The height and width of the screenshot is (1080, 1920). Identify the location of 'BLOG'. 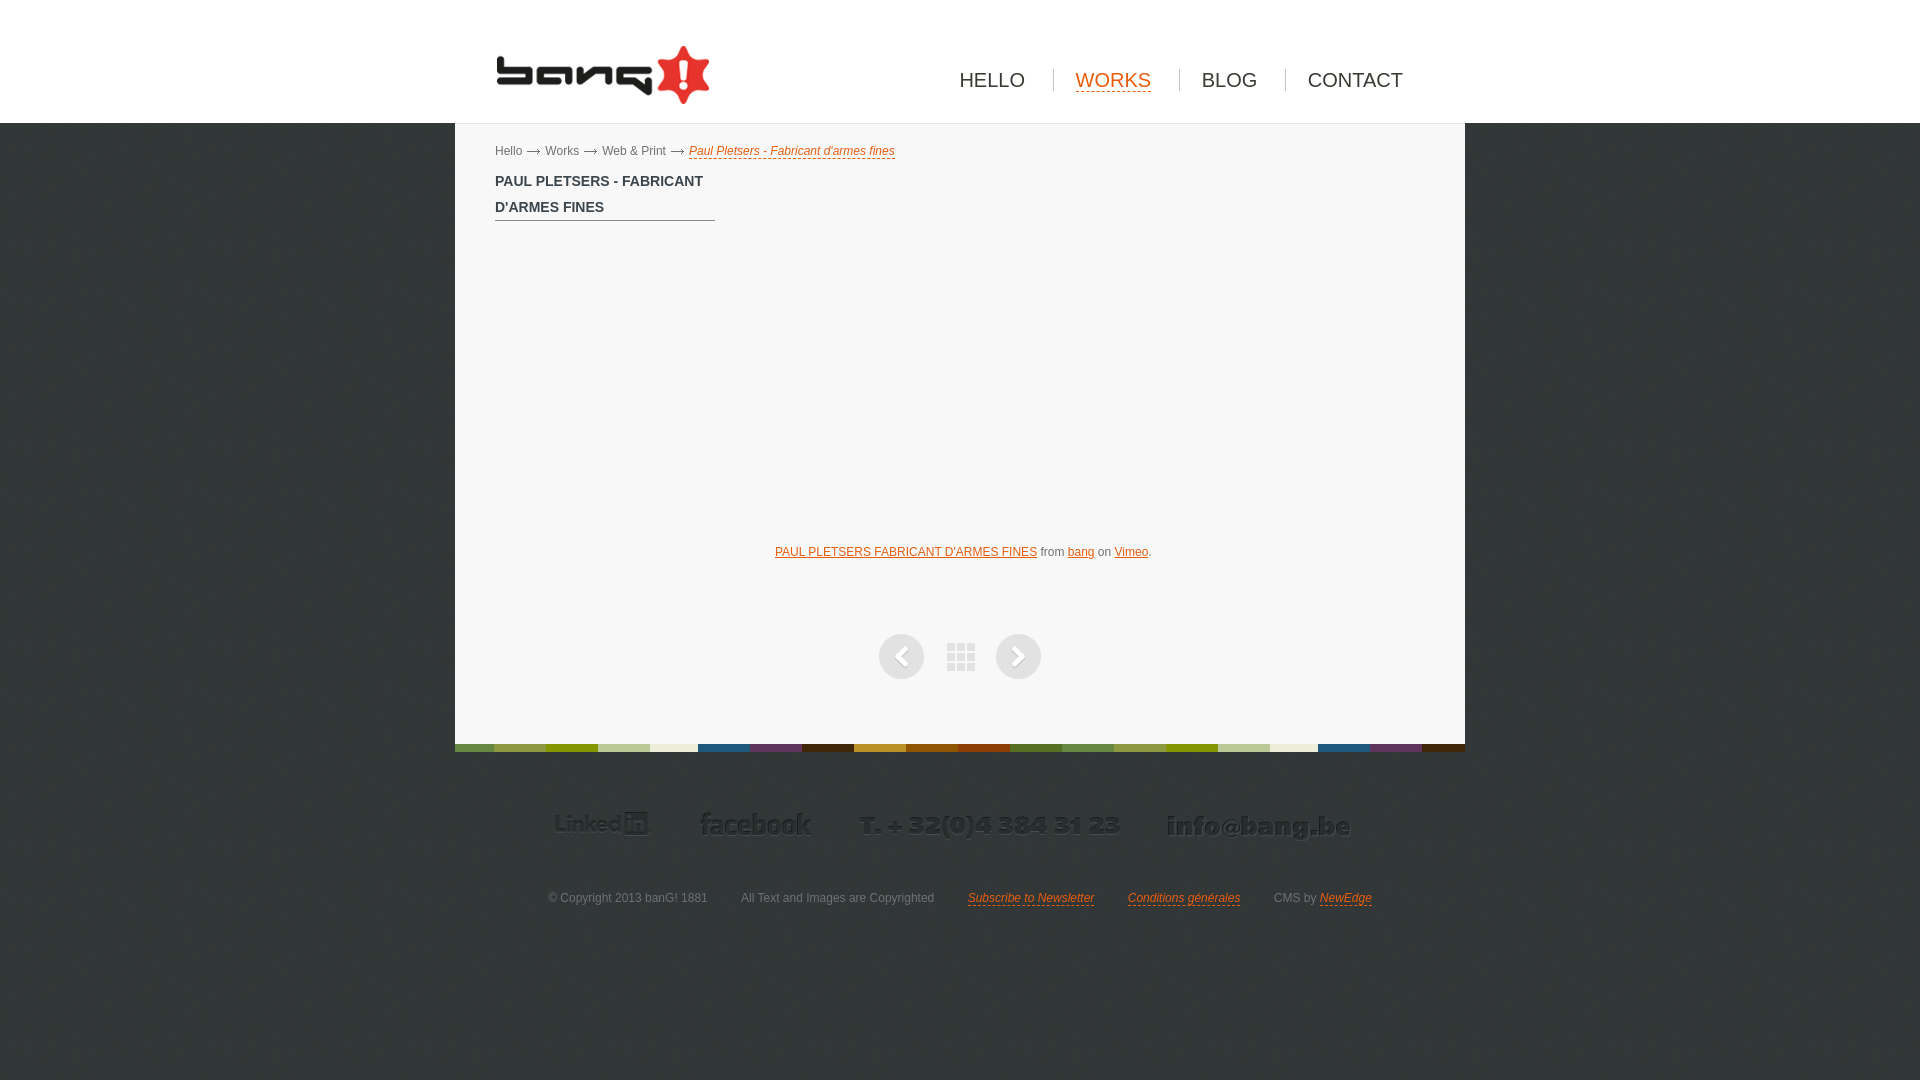
(1228, 79).